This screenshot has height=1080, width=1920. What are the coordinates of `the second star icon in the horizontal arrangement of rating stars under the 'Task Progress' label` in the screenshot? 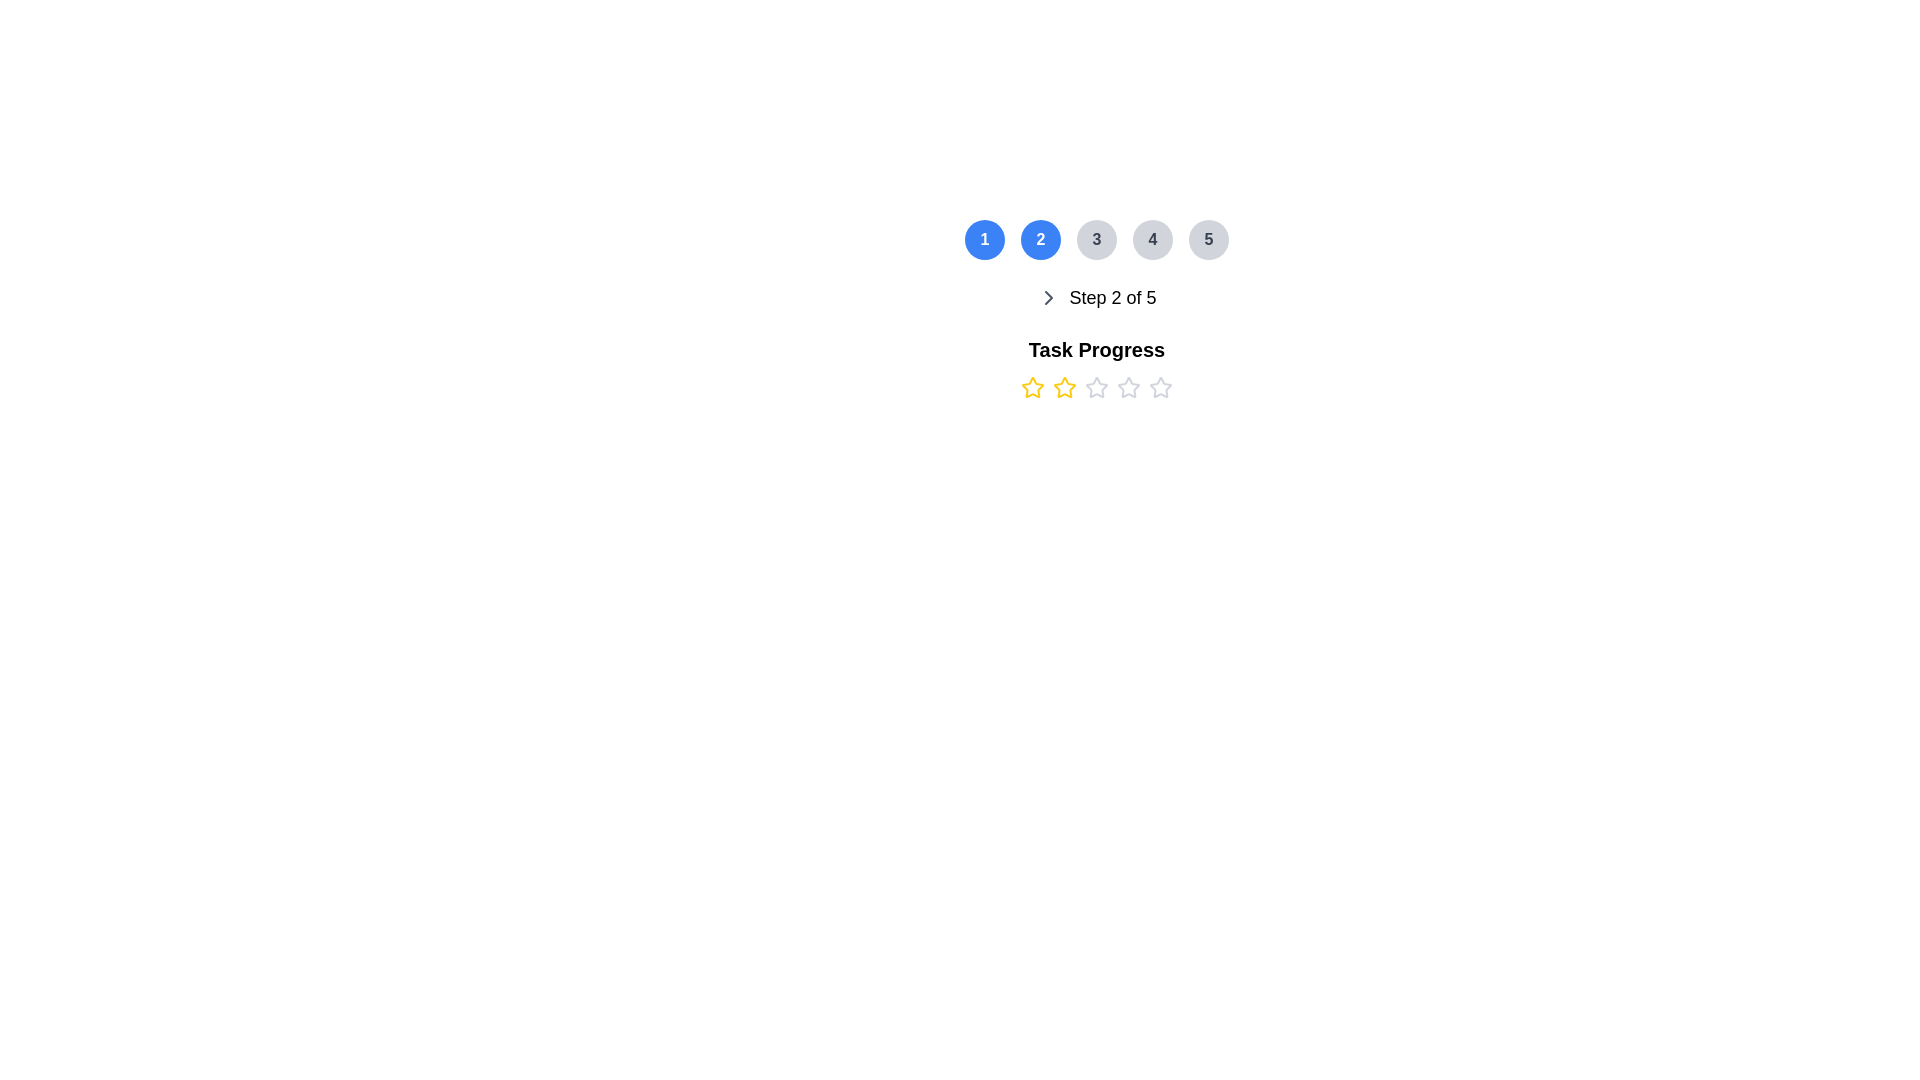 It's located at (1063, 386).